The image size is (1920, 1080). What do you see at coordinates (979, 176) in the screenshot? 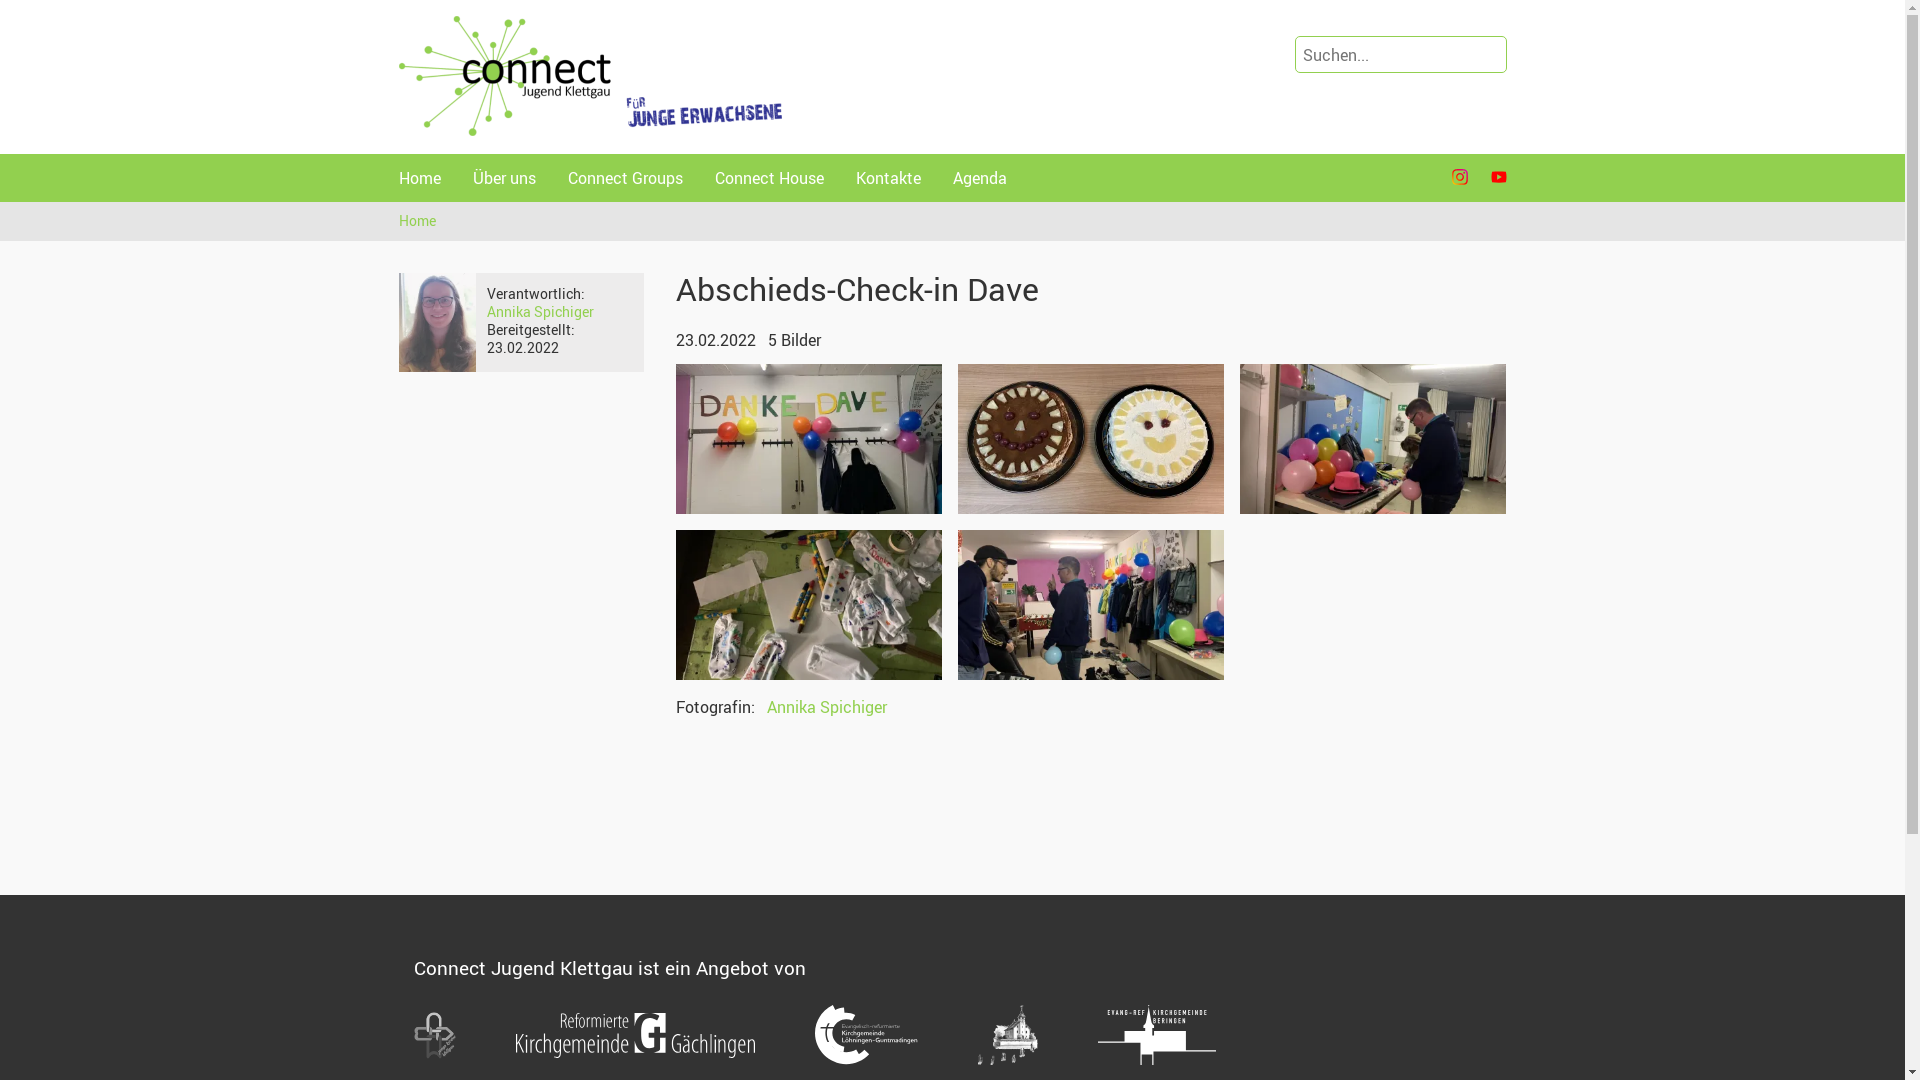
I see `'Agenda'` at bounding box center [979, 176].